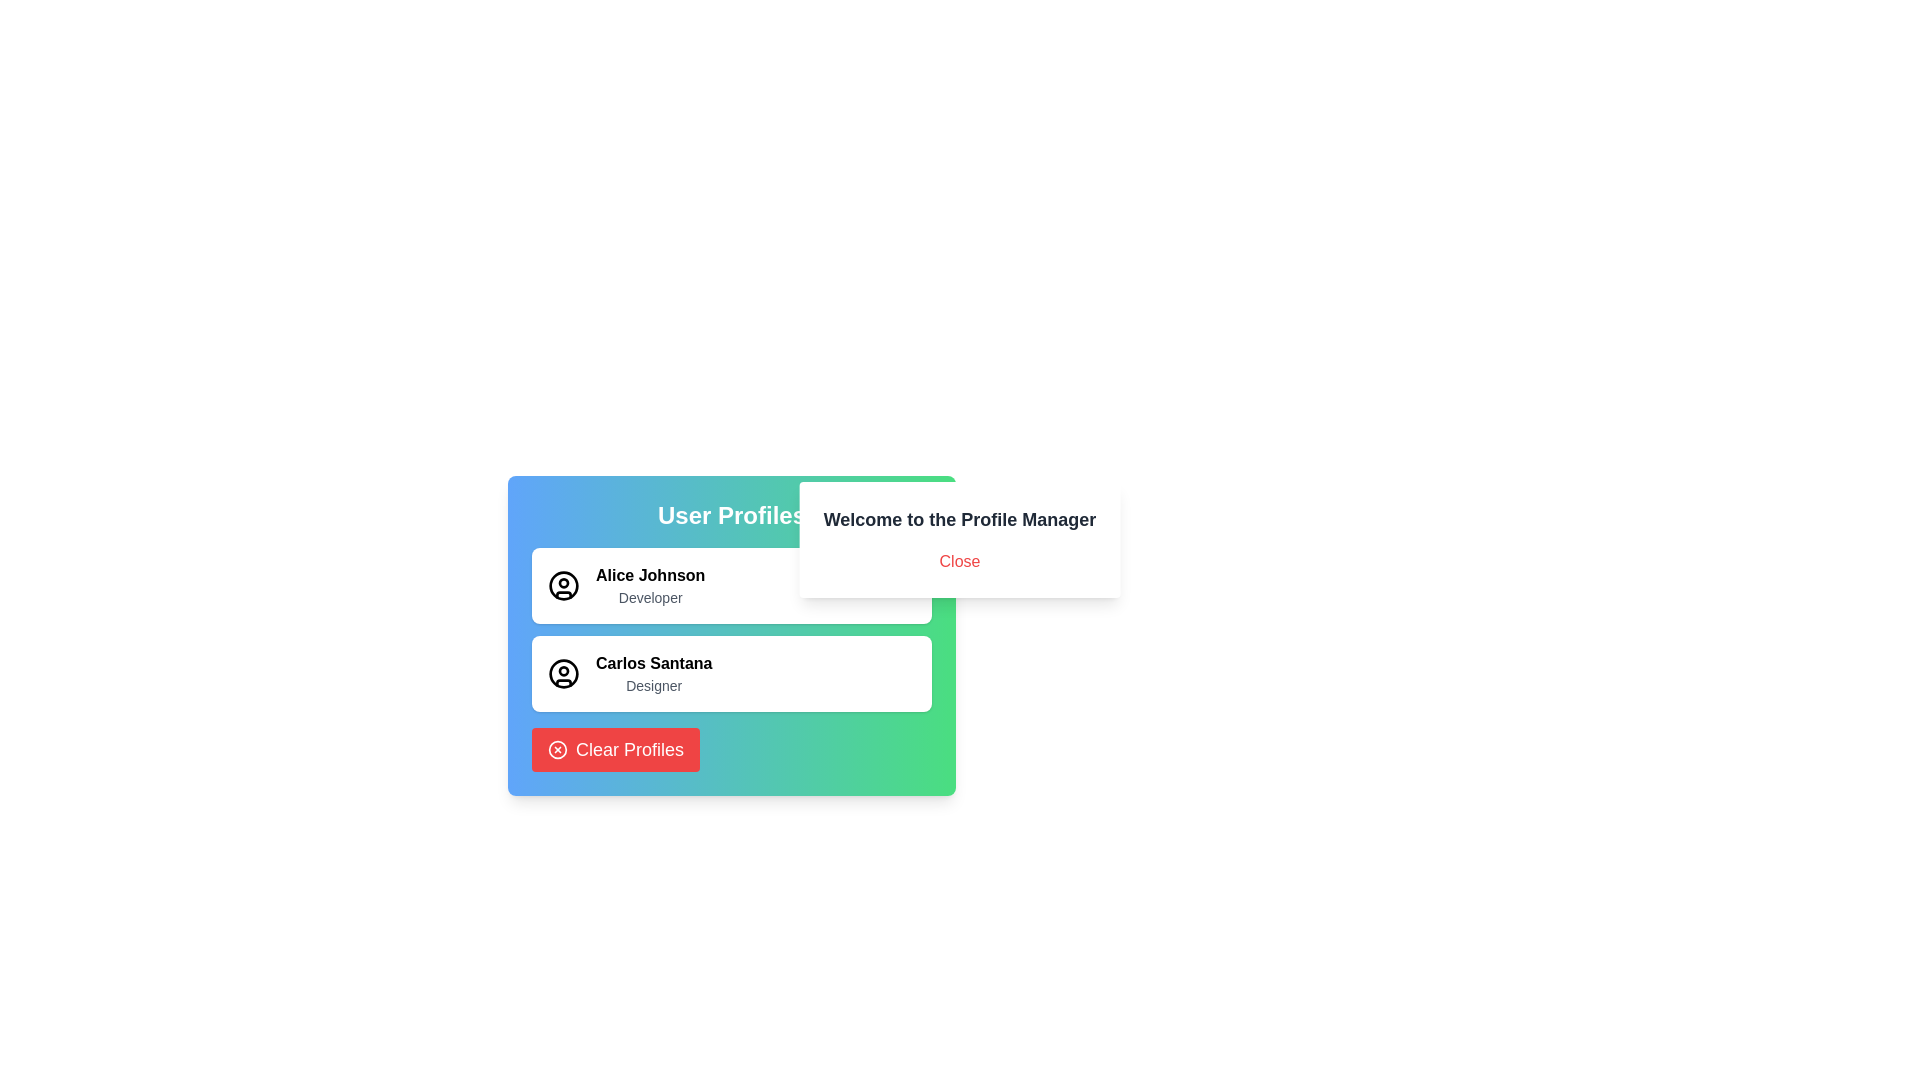  I want to click on text label displaying 'Designer' located below the name 'Carlos Santana' within the second profile card, so click(654, 685).